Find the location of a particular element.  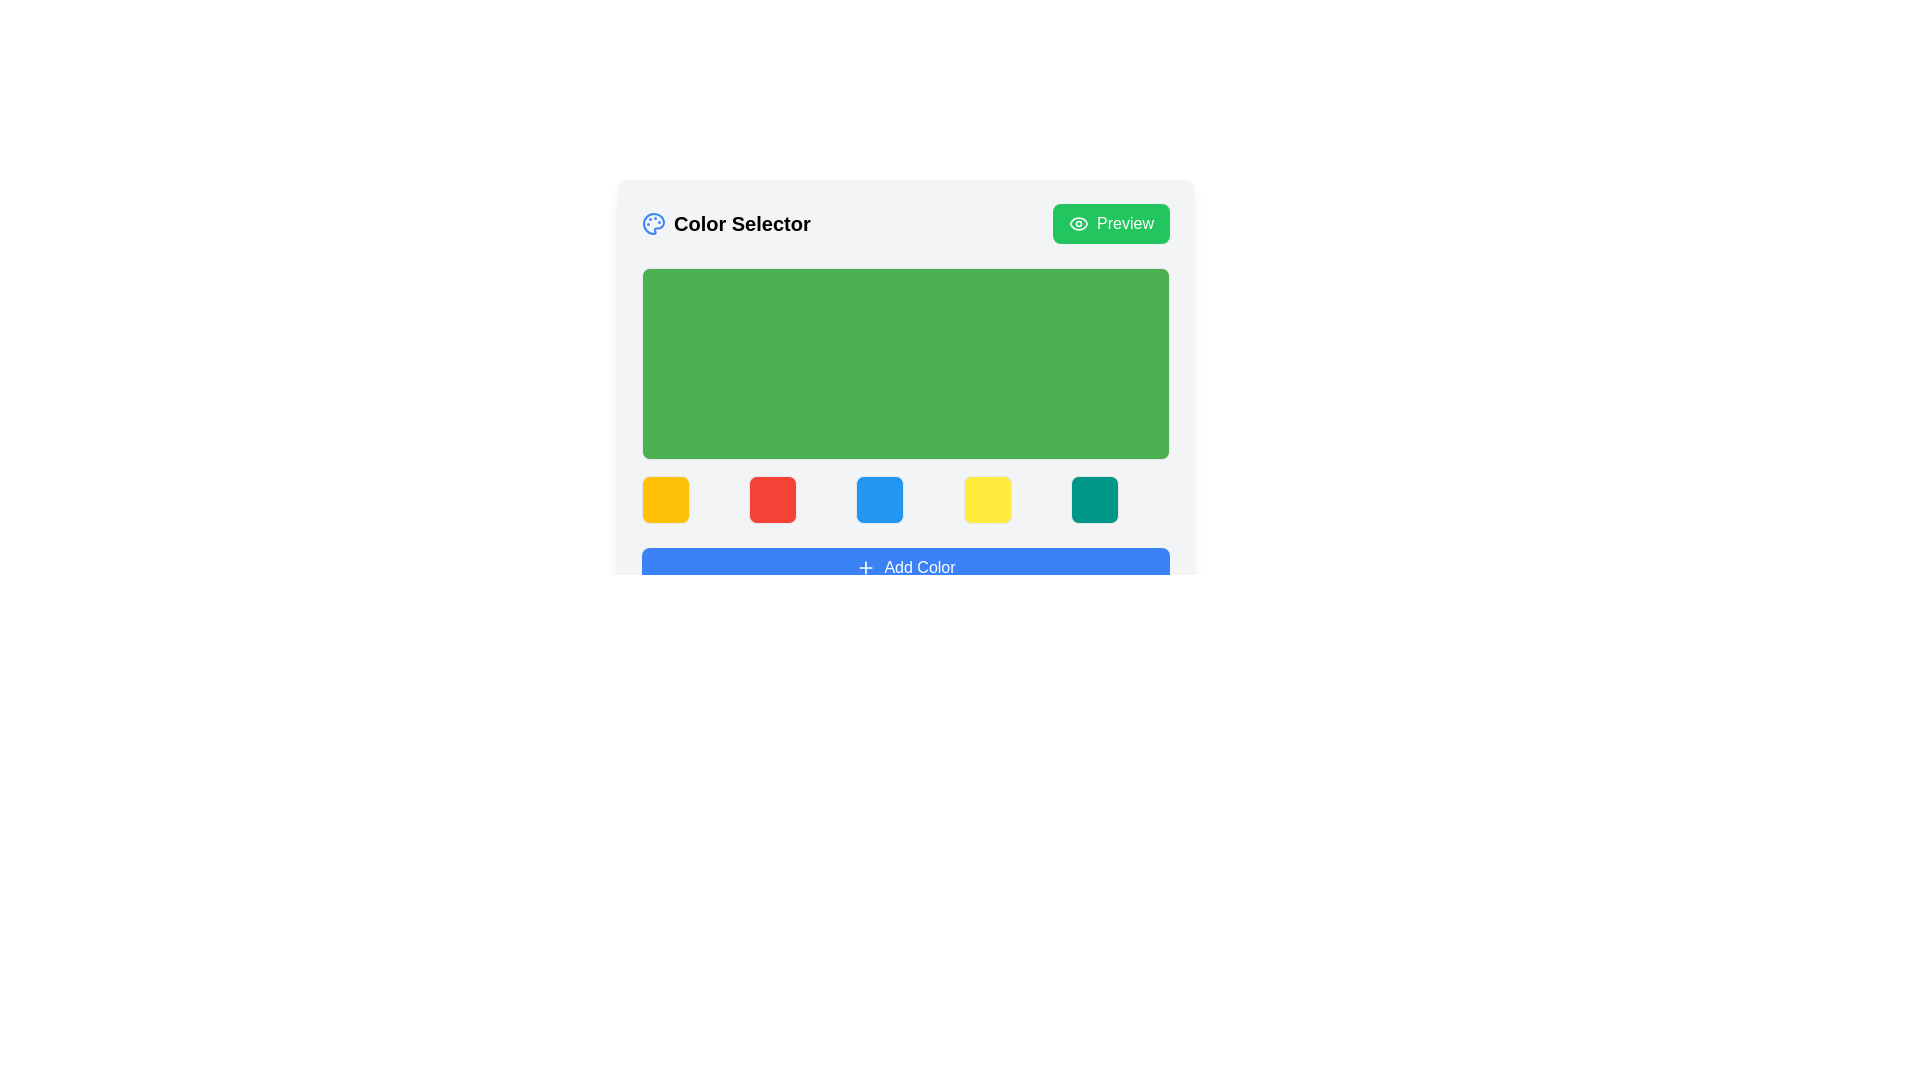

the 'Add Color' button located at the bottom of the 'Color Selector' panel is located at coordinates (905, 567).